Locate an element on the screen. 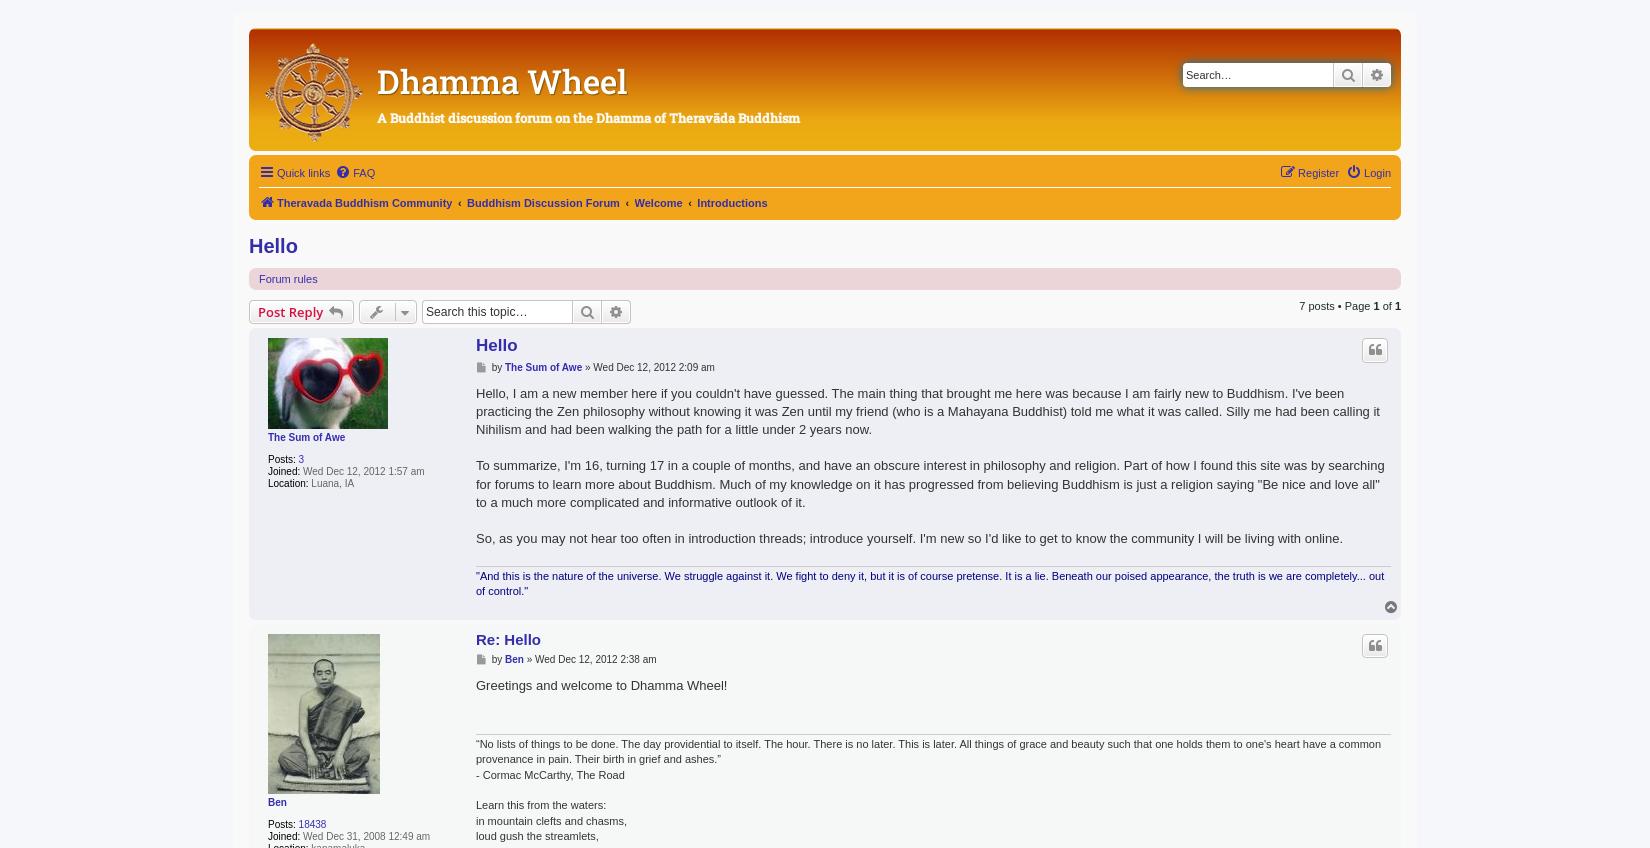 This screenshot has width=1650, height=848. 'loud gush the streamlets,' is located at coordinates (536, 835).